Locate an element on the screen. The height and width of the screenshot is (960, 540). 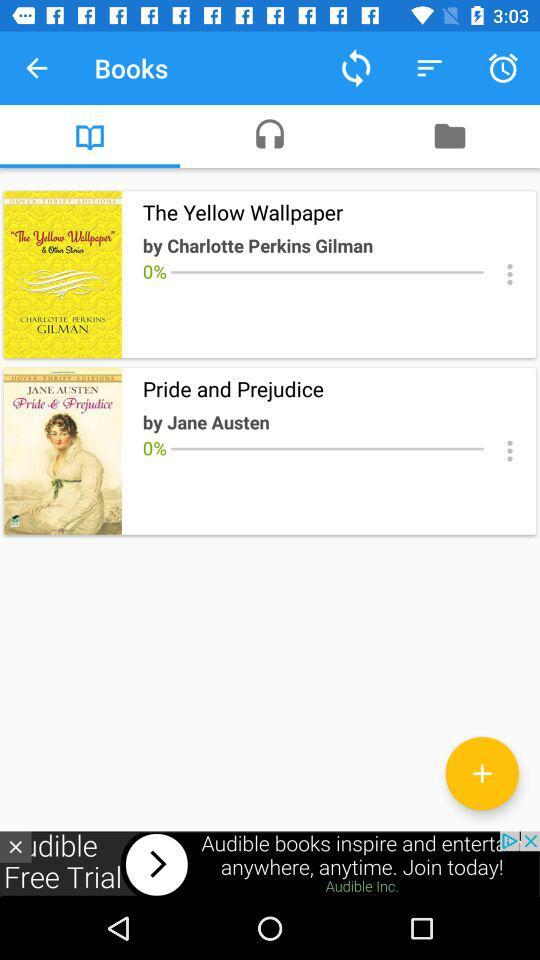
advertisement is located at coordinates (14, 846).